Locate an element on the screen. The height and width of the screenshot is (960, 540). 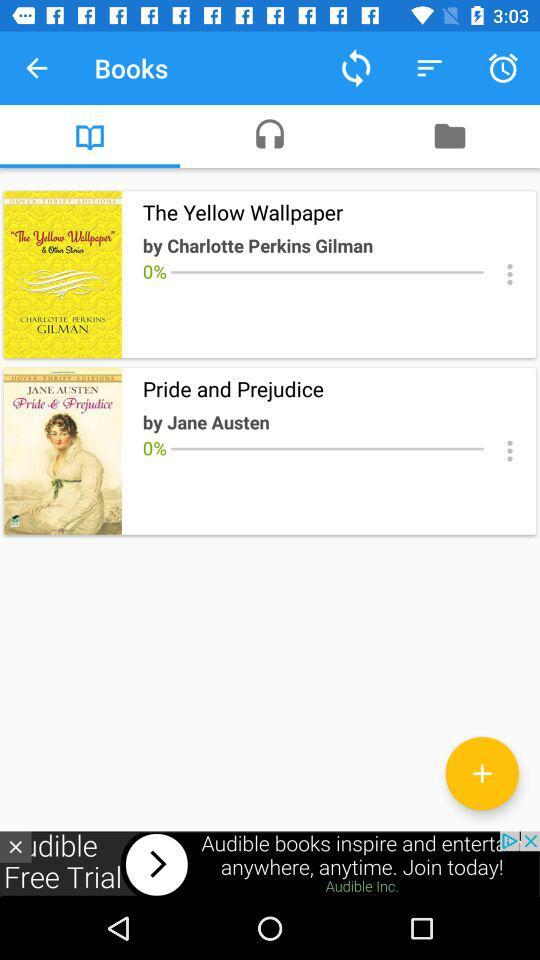
advertisement is located at coordinates (14, 846).